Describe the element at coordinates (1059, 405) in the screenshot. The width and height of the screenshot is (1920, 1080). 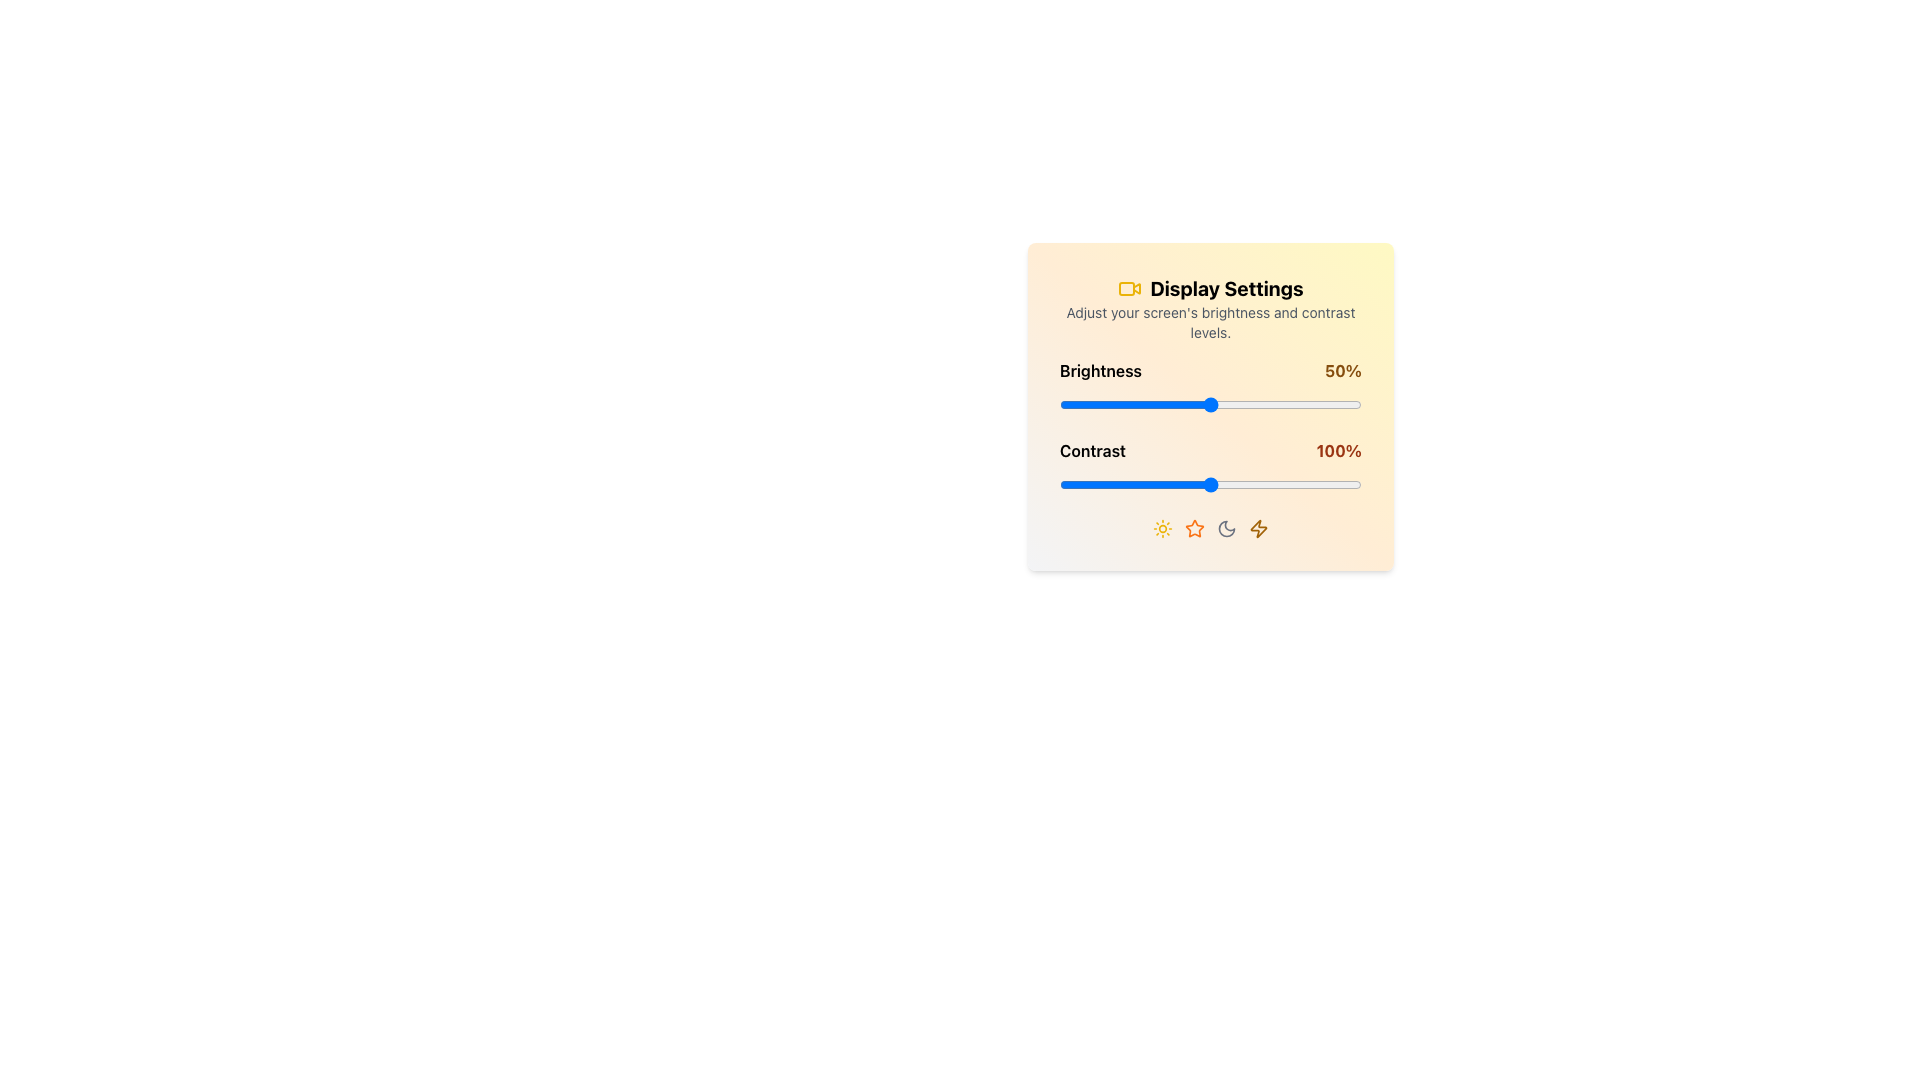
I see `brightness` at that location.